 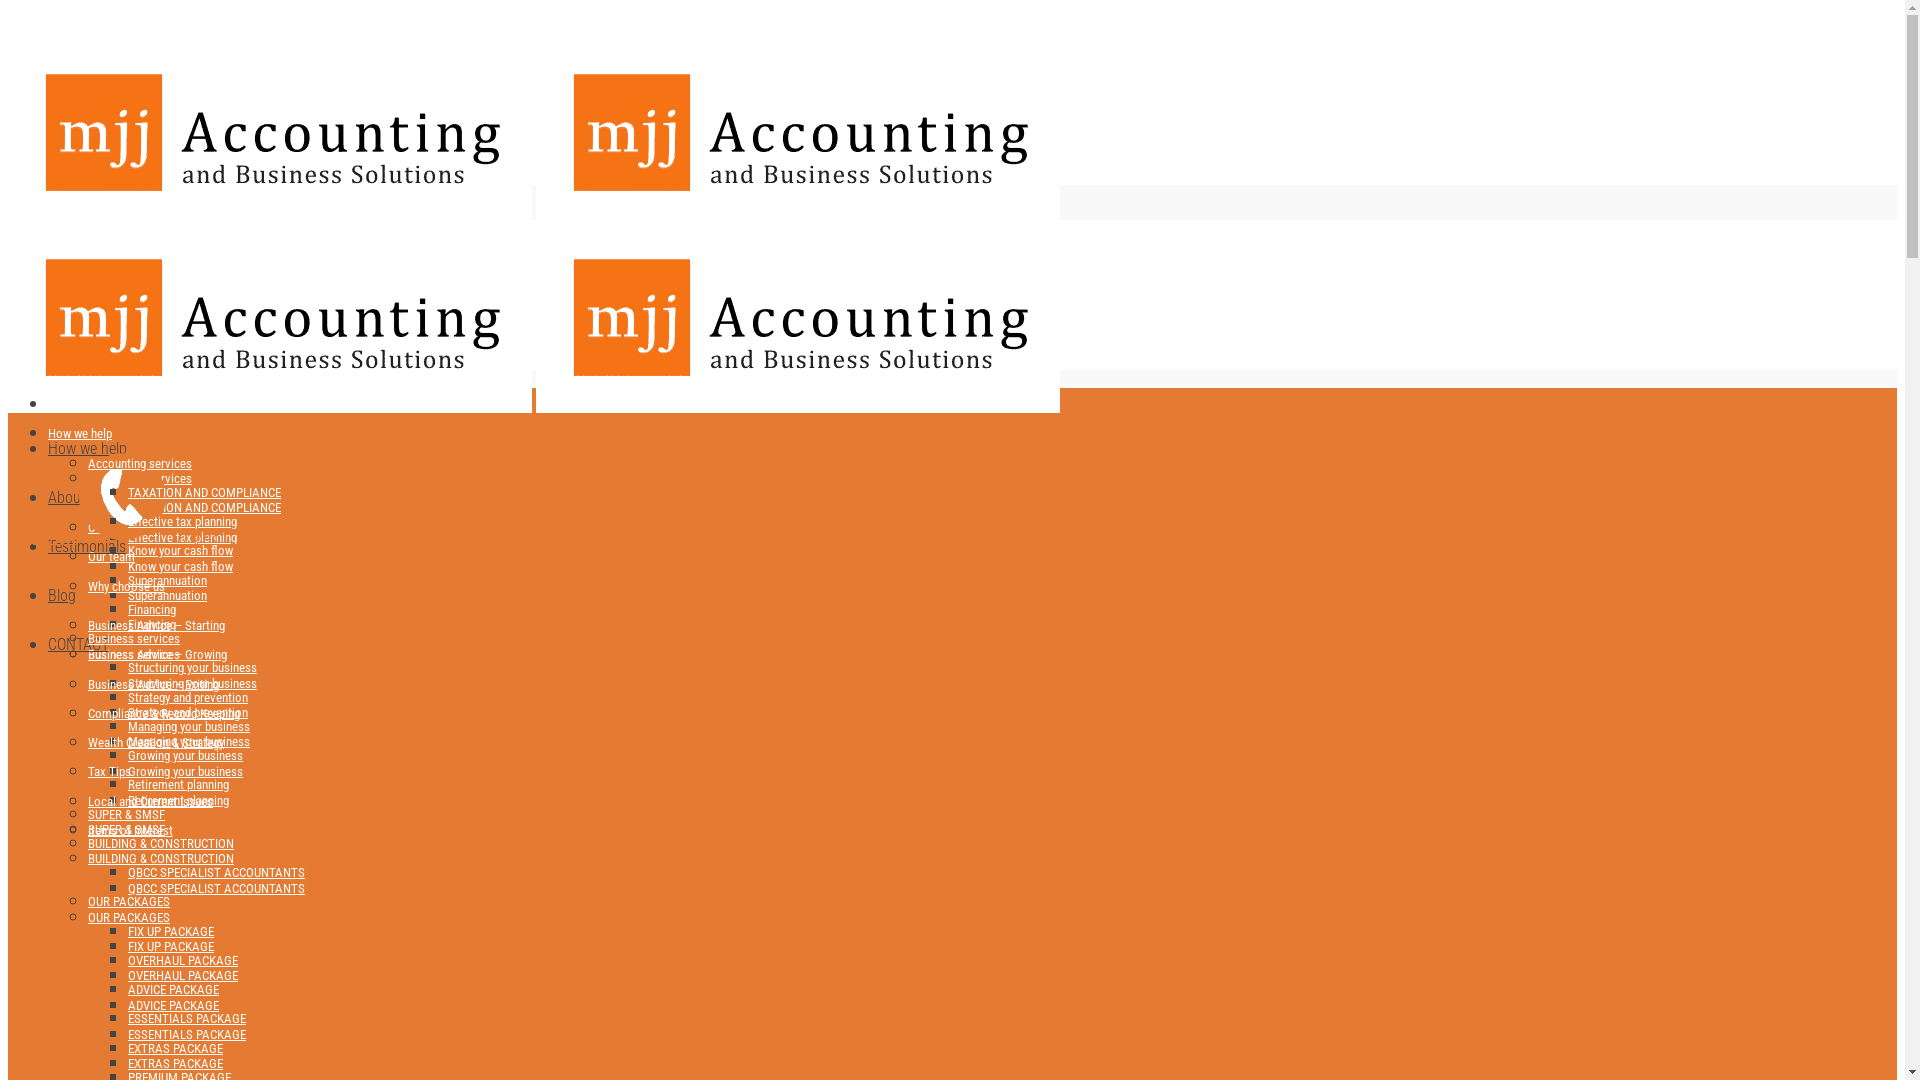 I want to click on '07 5451 1118', so click(x=172, y=535).